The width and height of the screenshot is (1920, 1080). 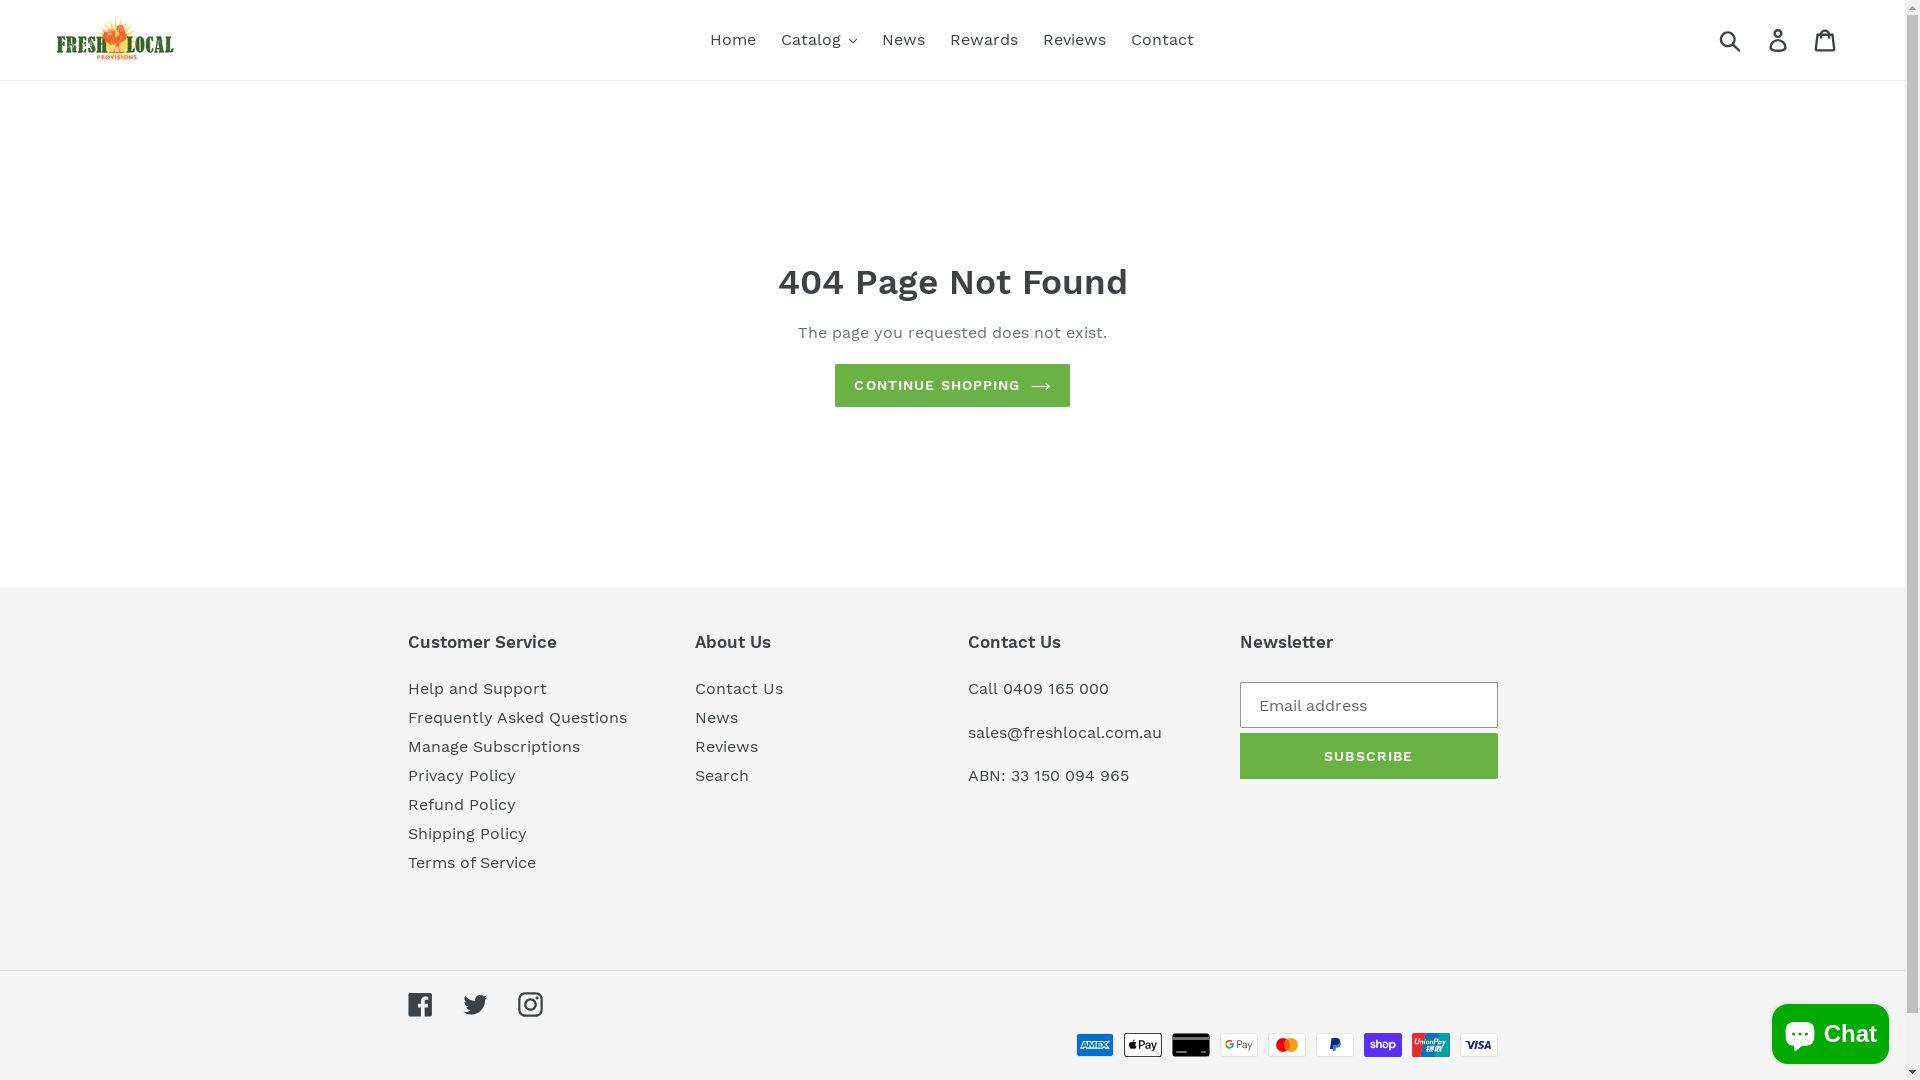 I want to click on 'Shipping Policy', so click(x=466, y=833).